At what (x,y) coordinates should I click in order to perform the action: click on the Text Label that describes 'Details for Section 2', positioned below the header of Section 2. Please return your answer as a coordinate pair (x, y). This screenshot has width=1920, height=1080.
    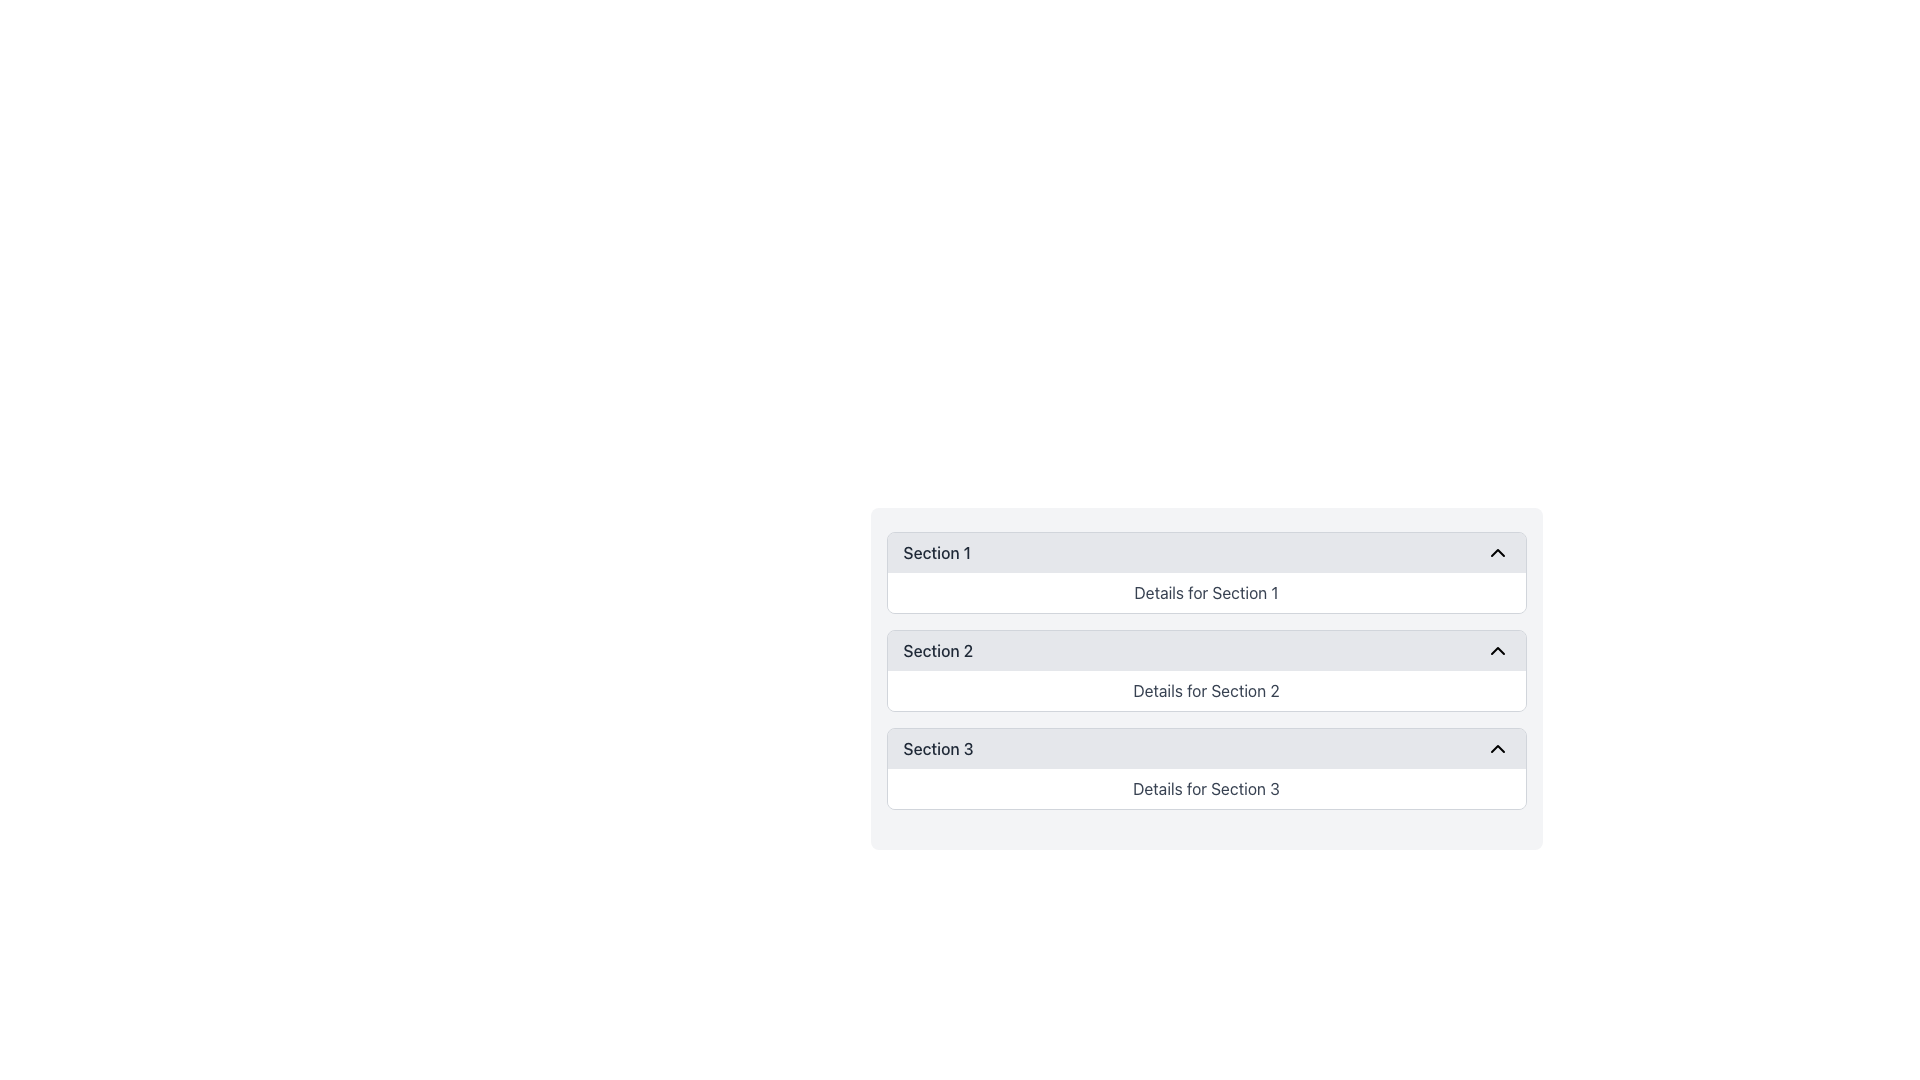
    Looking at the image, I should click on (1205, 689).